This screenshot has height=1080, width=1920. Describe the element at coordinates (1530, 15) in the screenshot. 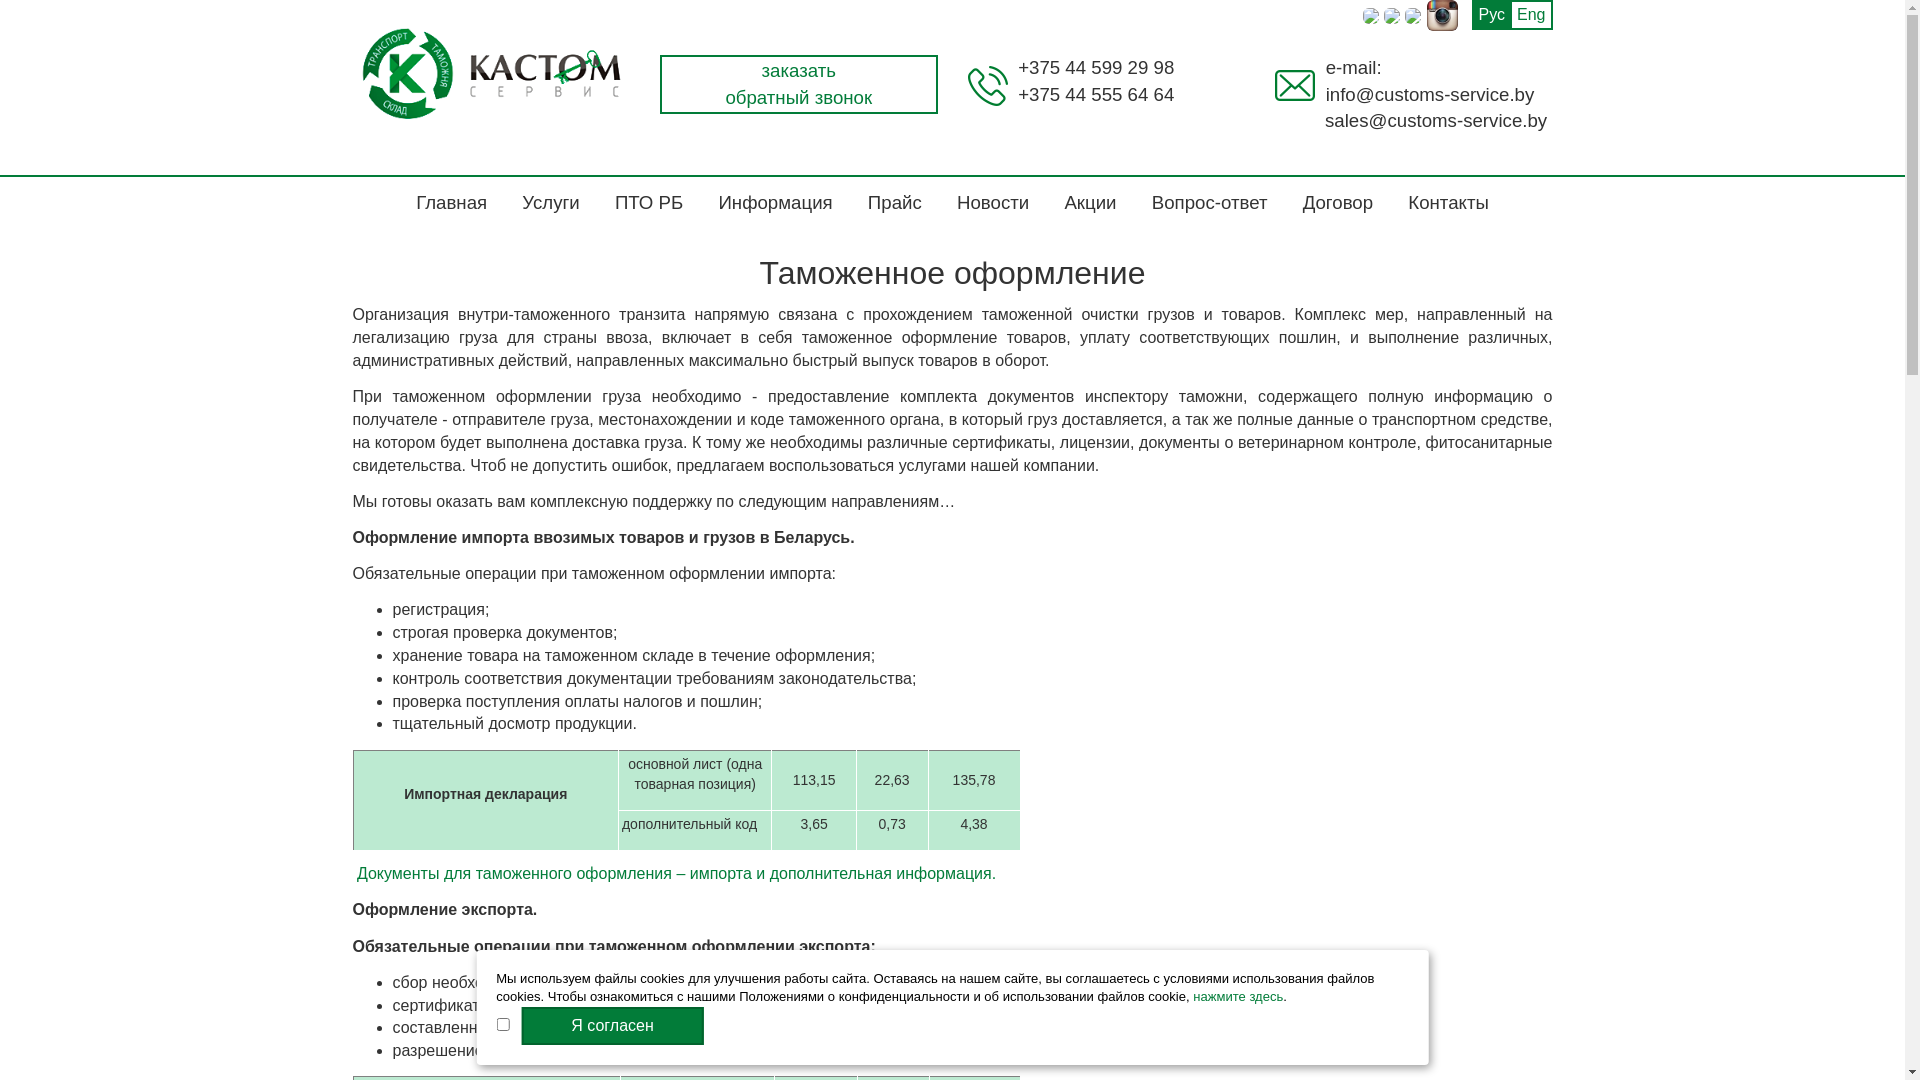

I see `'Eng'` at that location.